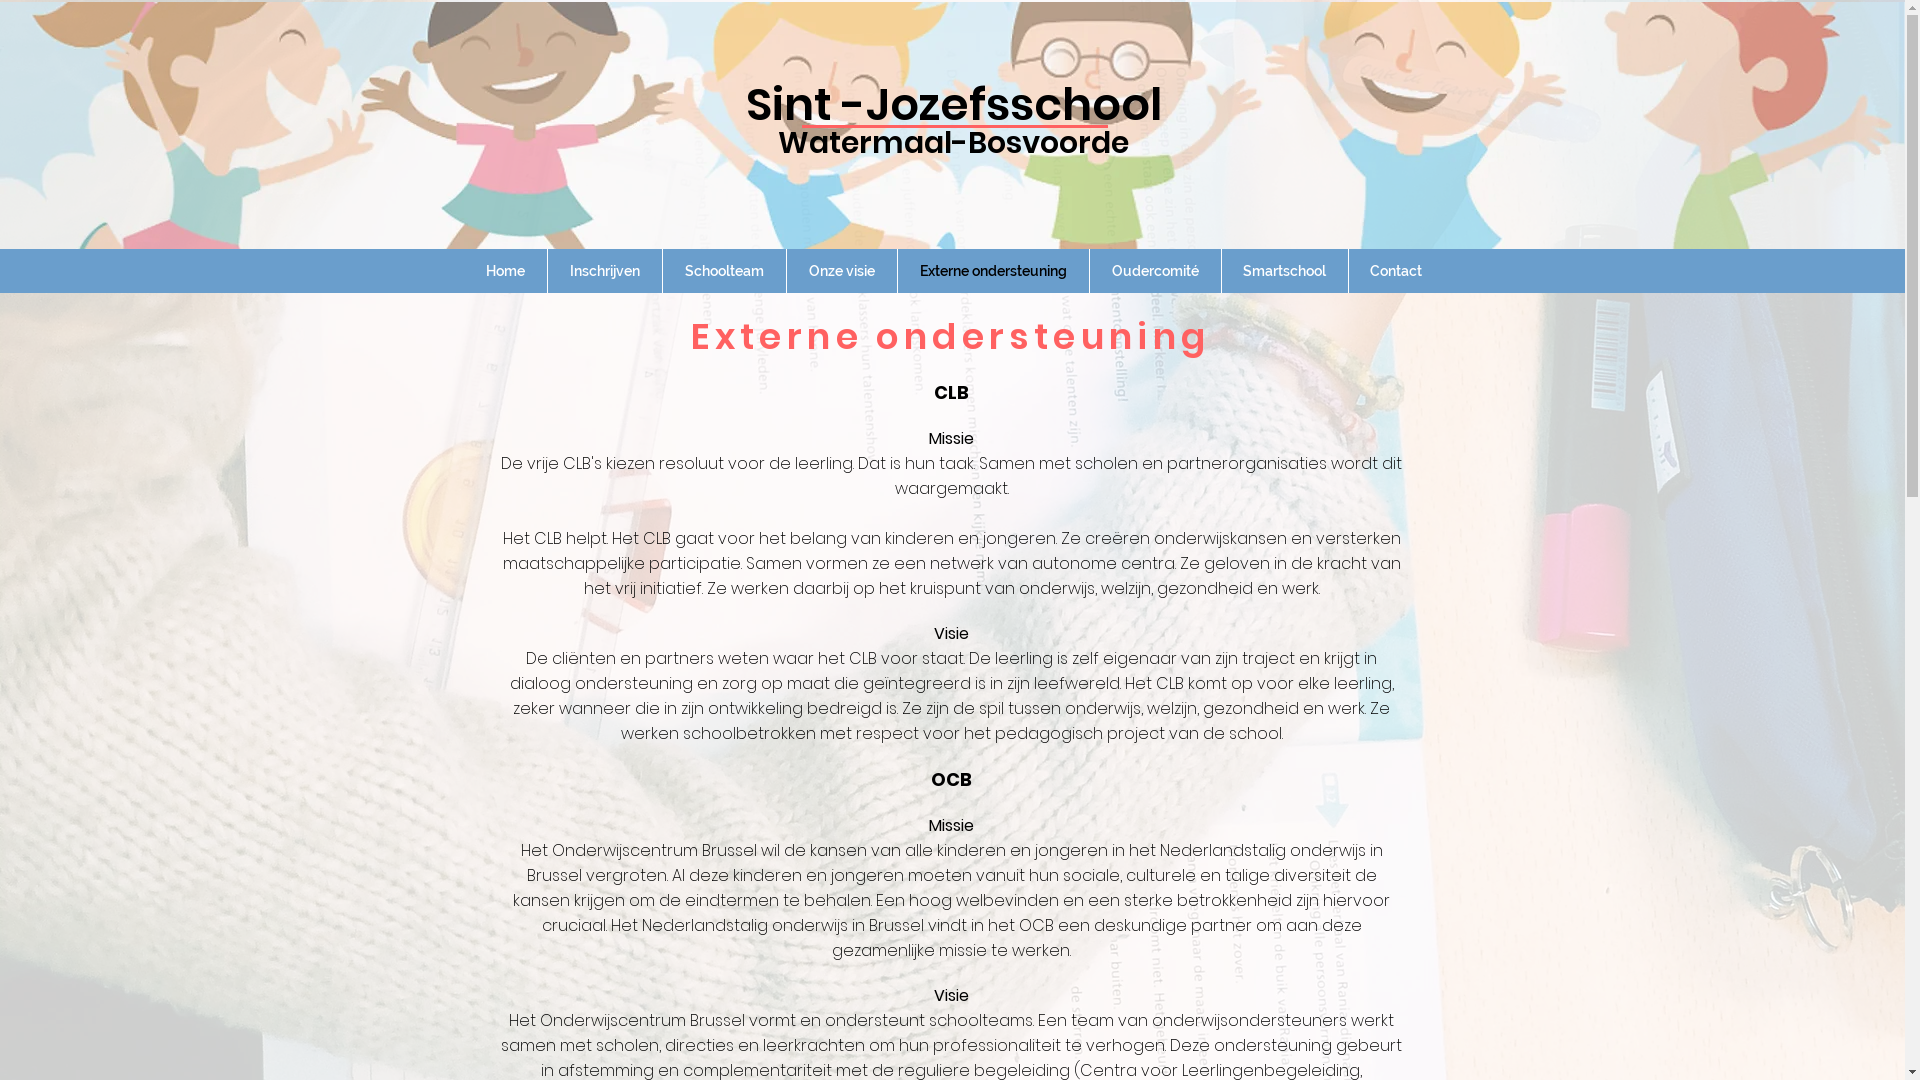  Describe the element at coordinates (1285, 270) in the screenshot. I see `'Smartschool'` at that location.